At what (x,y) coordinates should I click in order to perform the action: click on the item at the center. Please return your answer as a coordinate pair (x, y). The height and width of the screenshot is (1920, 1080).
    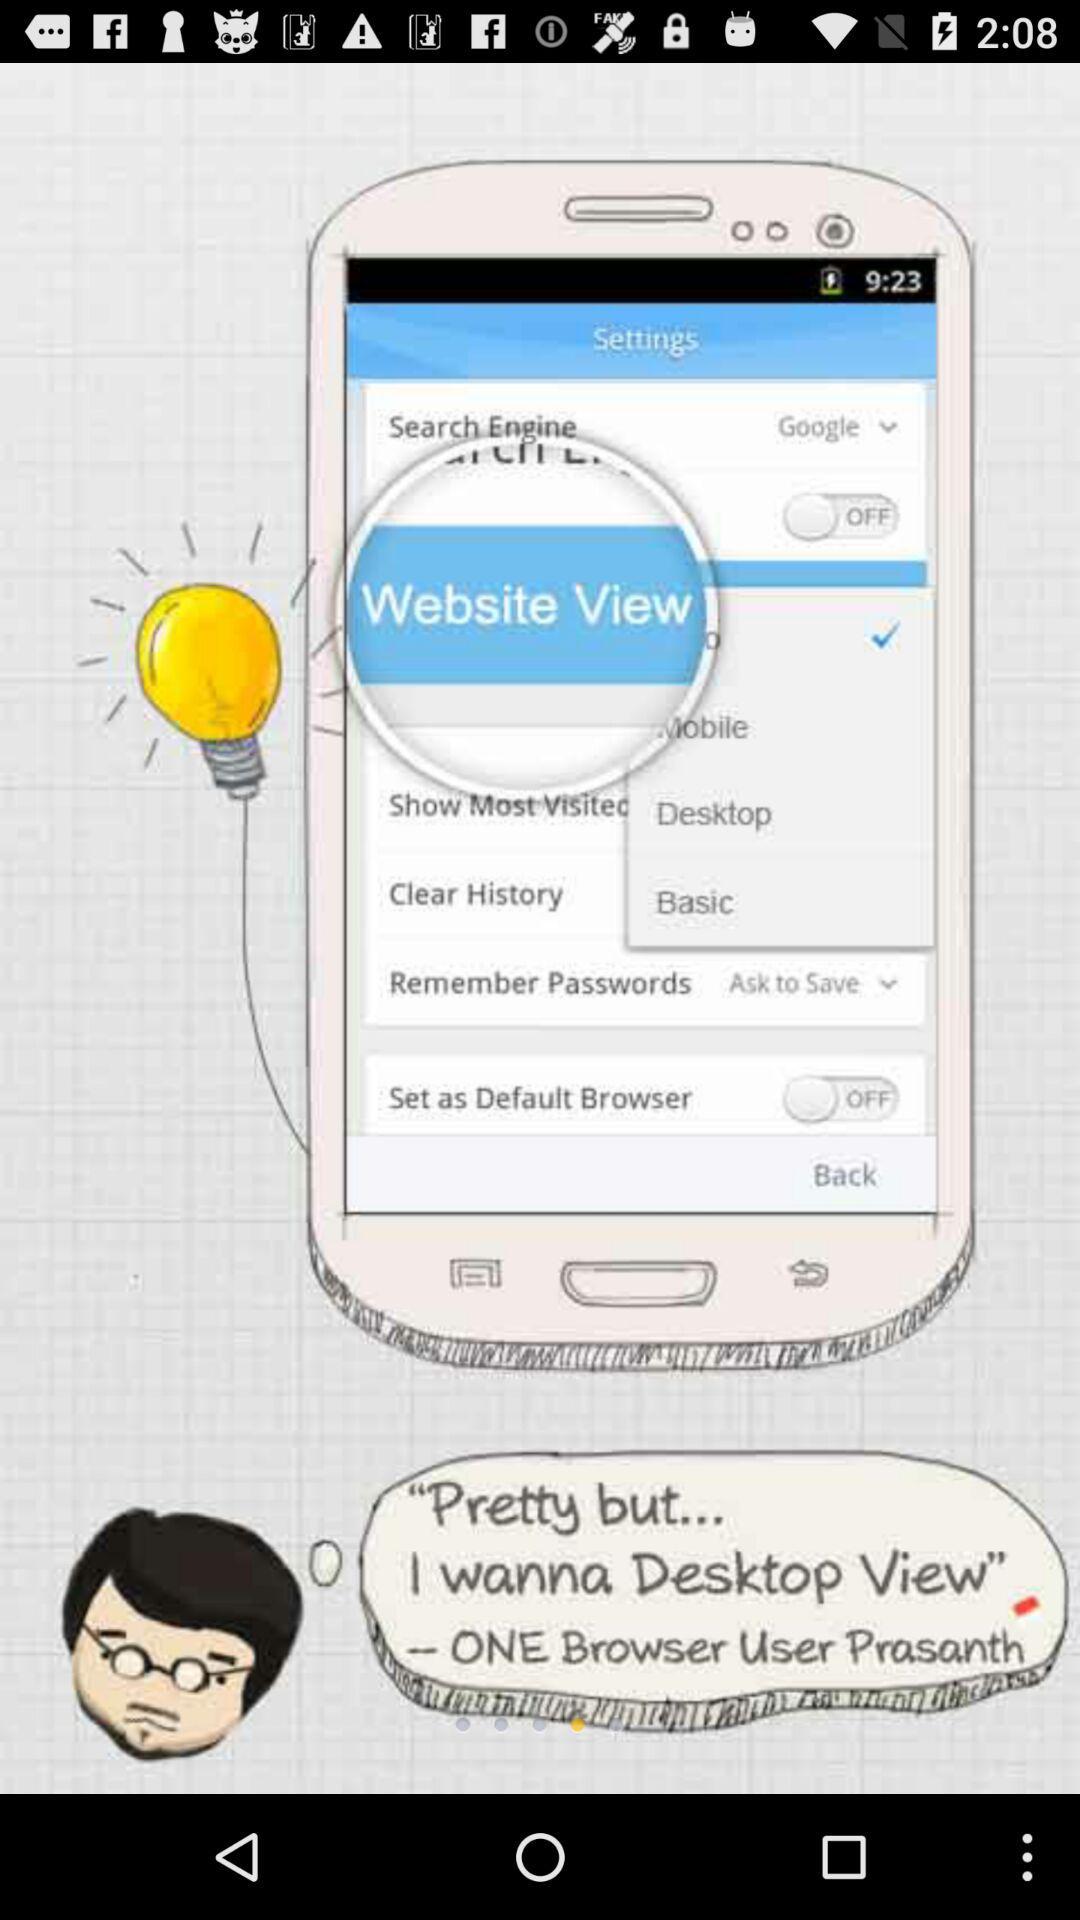
    Looking at the image, I should click on (540, 927).